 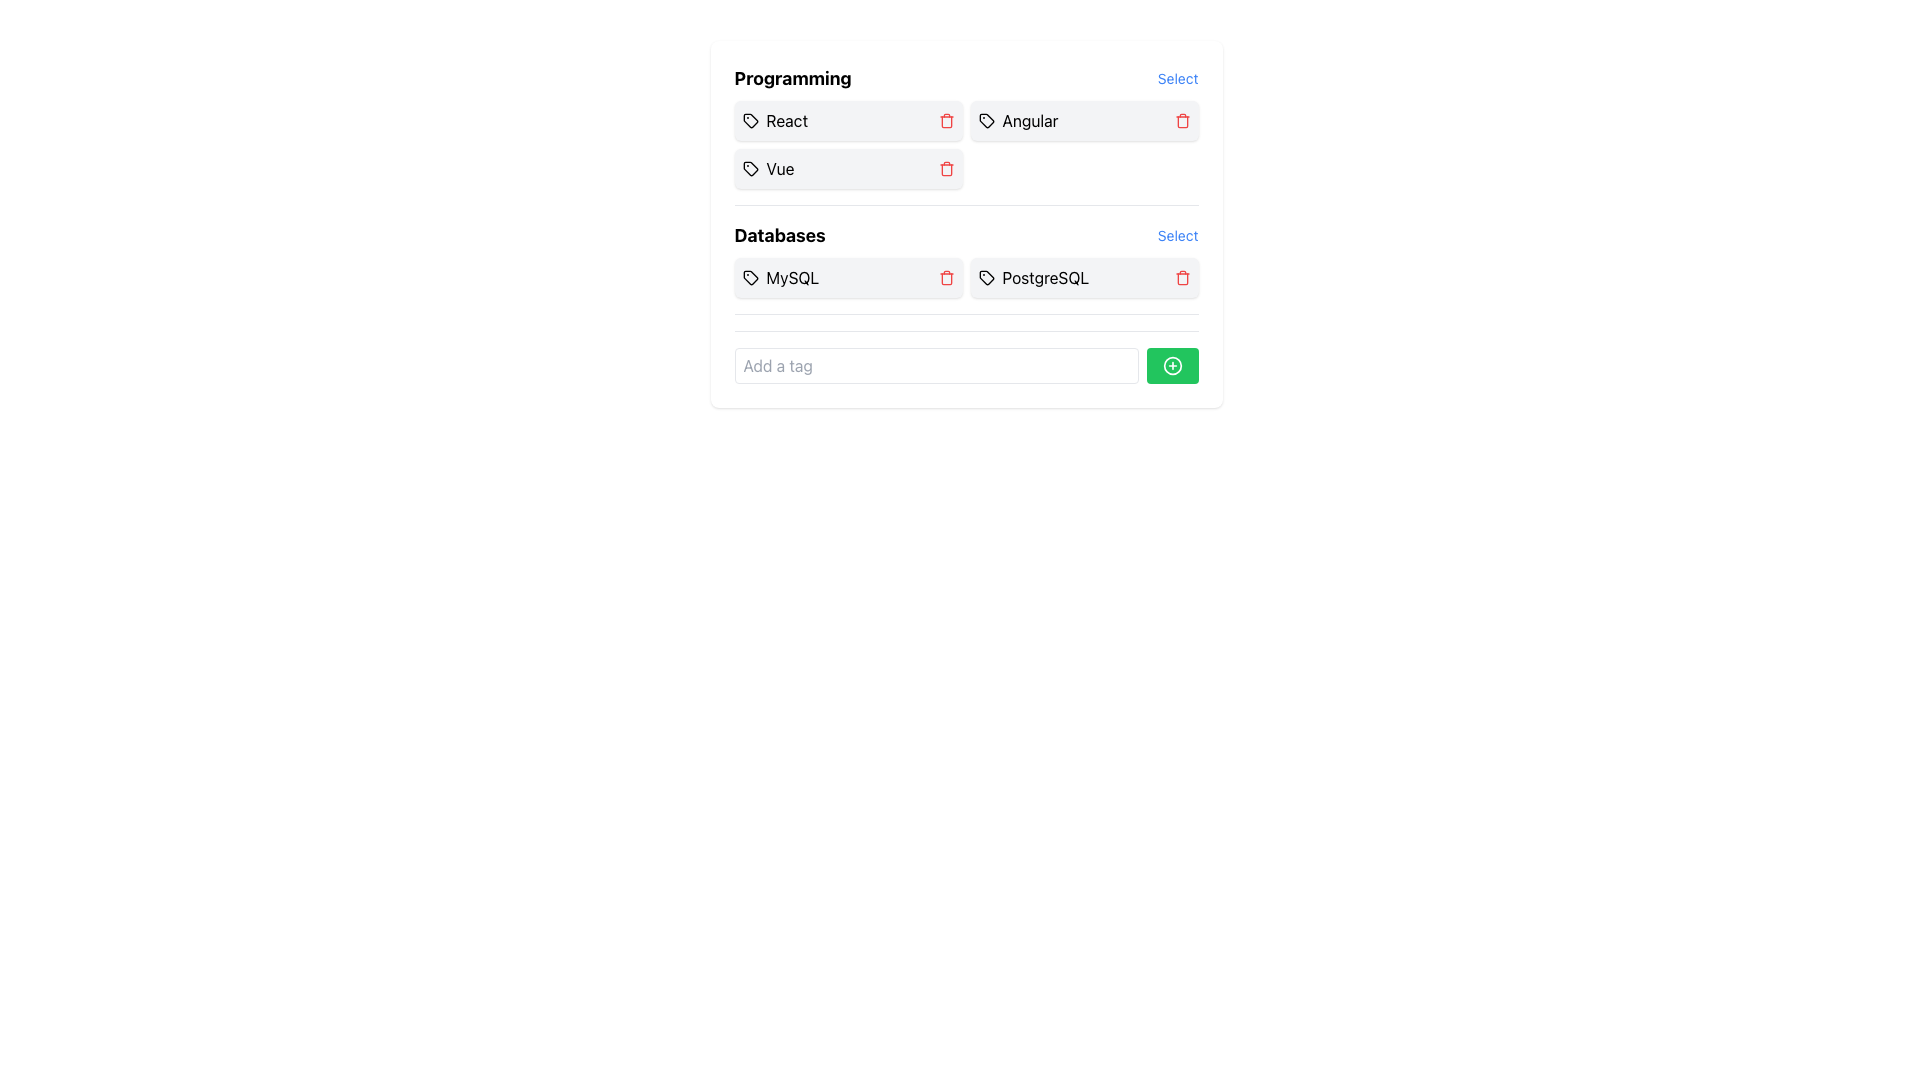 I want to click on the red trash icon button located at the right side of the 'Programming' section, so click(x=945, y=168).